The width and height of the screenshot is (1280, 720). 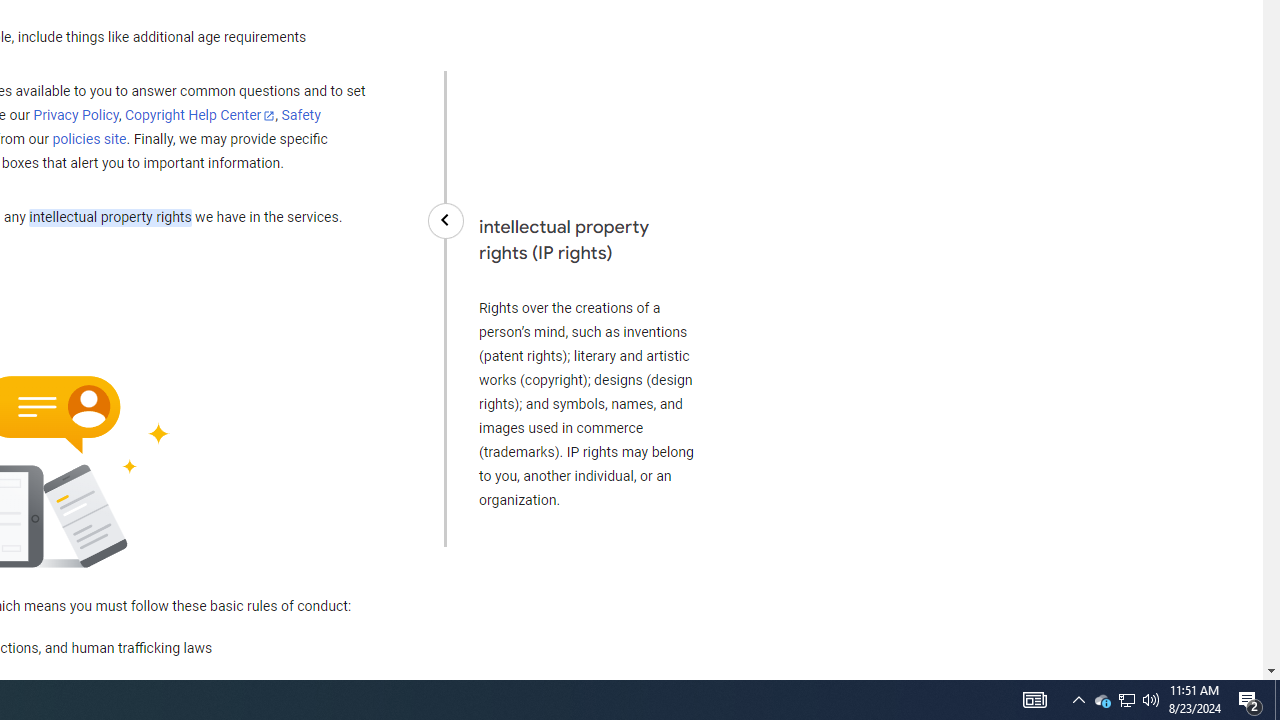 What do you see at coordinates (88, 139) in the screenshot?
I see `'policies site'` at bounding box center [88, 139].